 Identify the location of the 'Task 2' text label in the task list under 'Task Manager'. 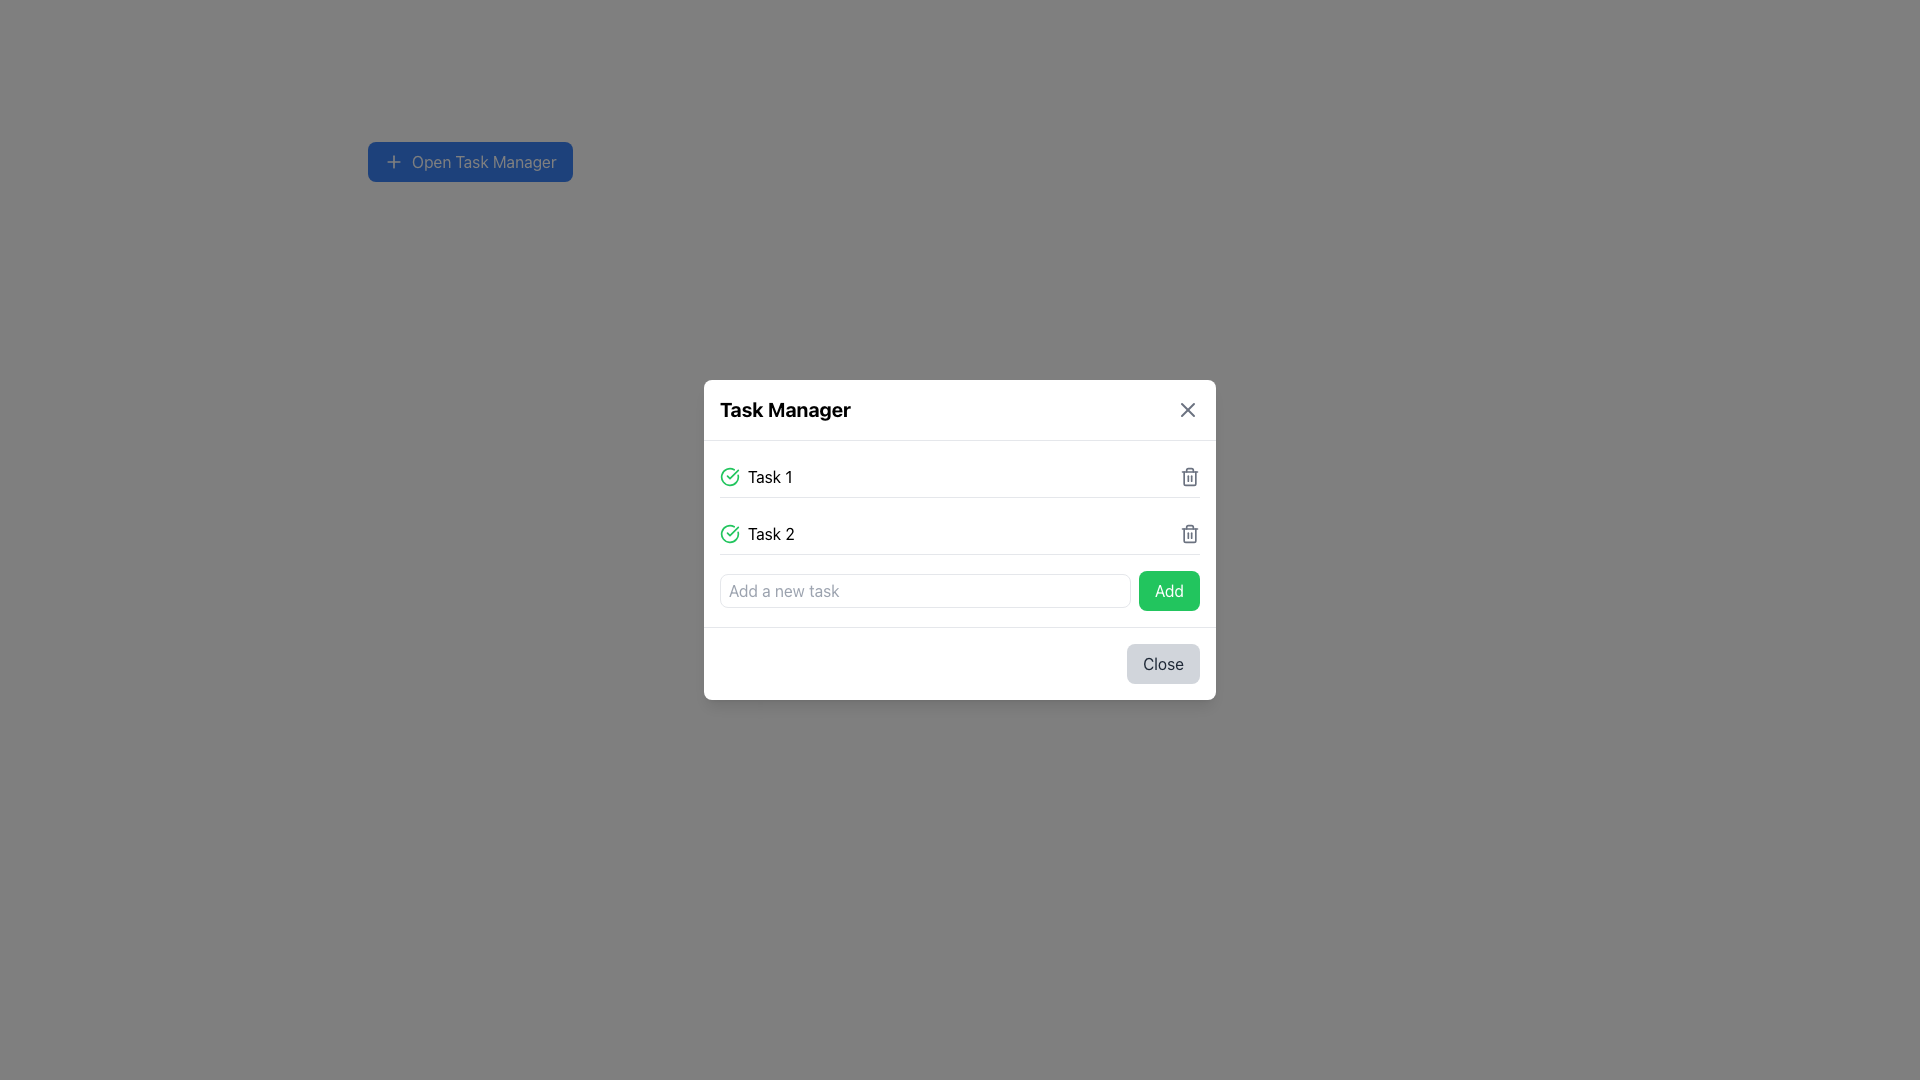
(770, 532).